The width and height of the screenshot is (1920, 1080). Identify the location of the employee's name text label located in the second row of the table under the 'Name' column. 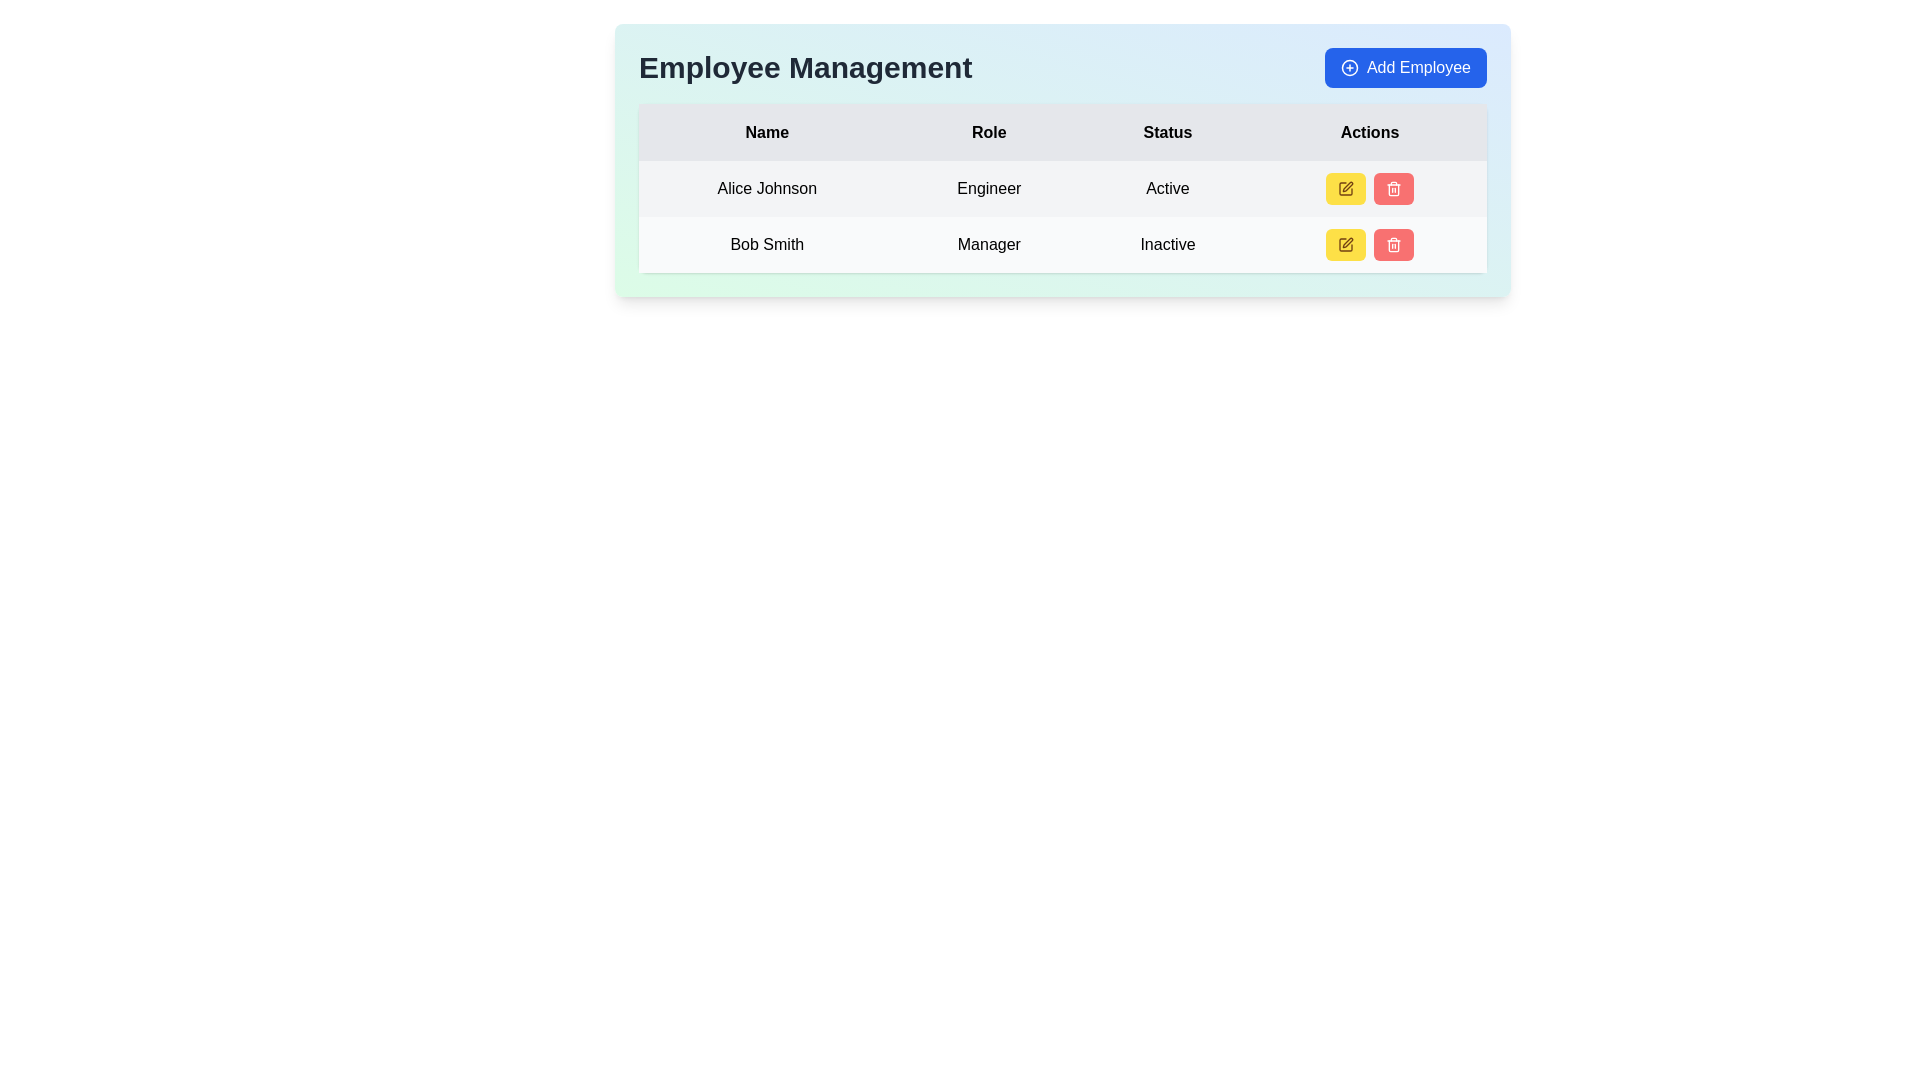
(766, 244).